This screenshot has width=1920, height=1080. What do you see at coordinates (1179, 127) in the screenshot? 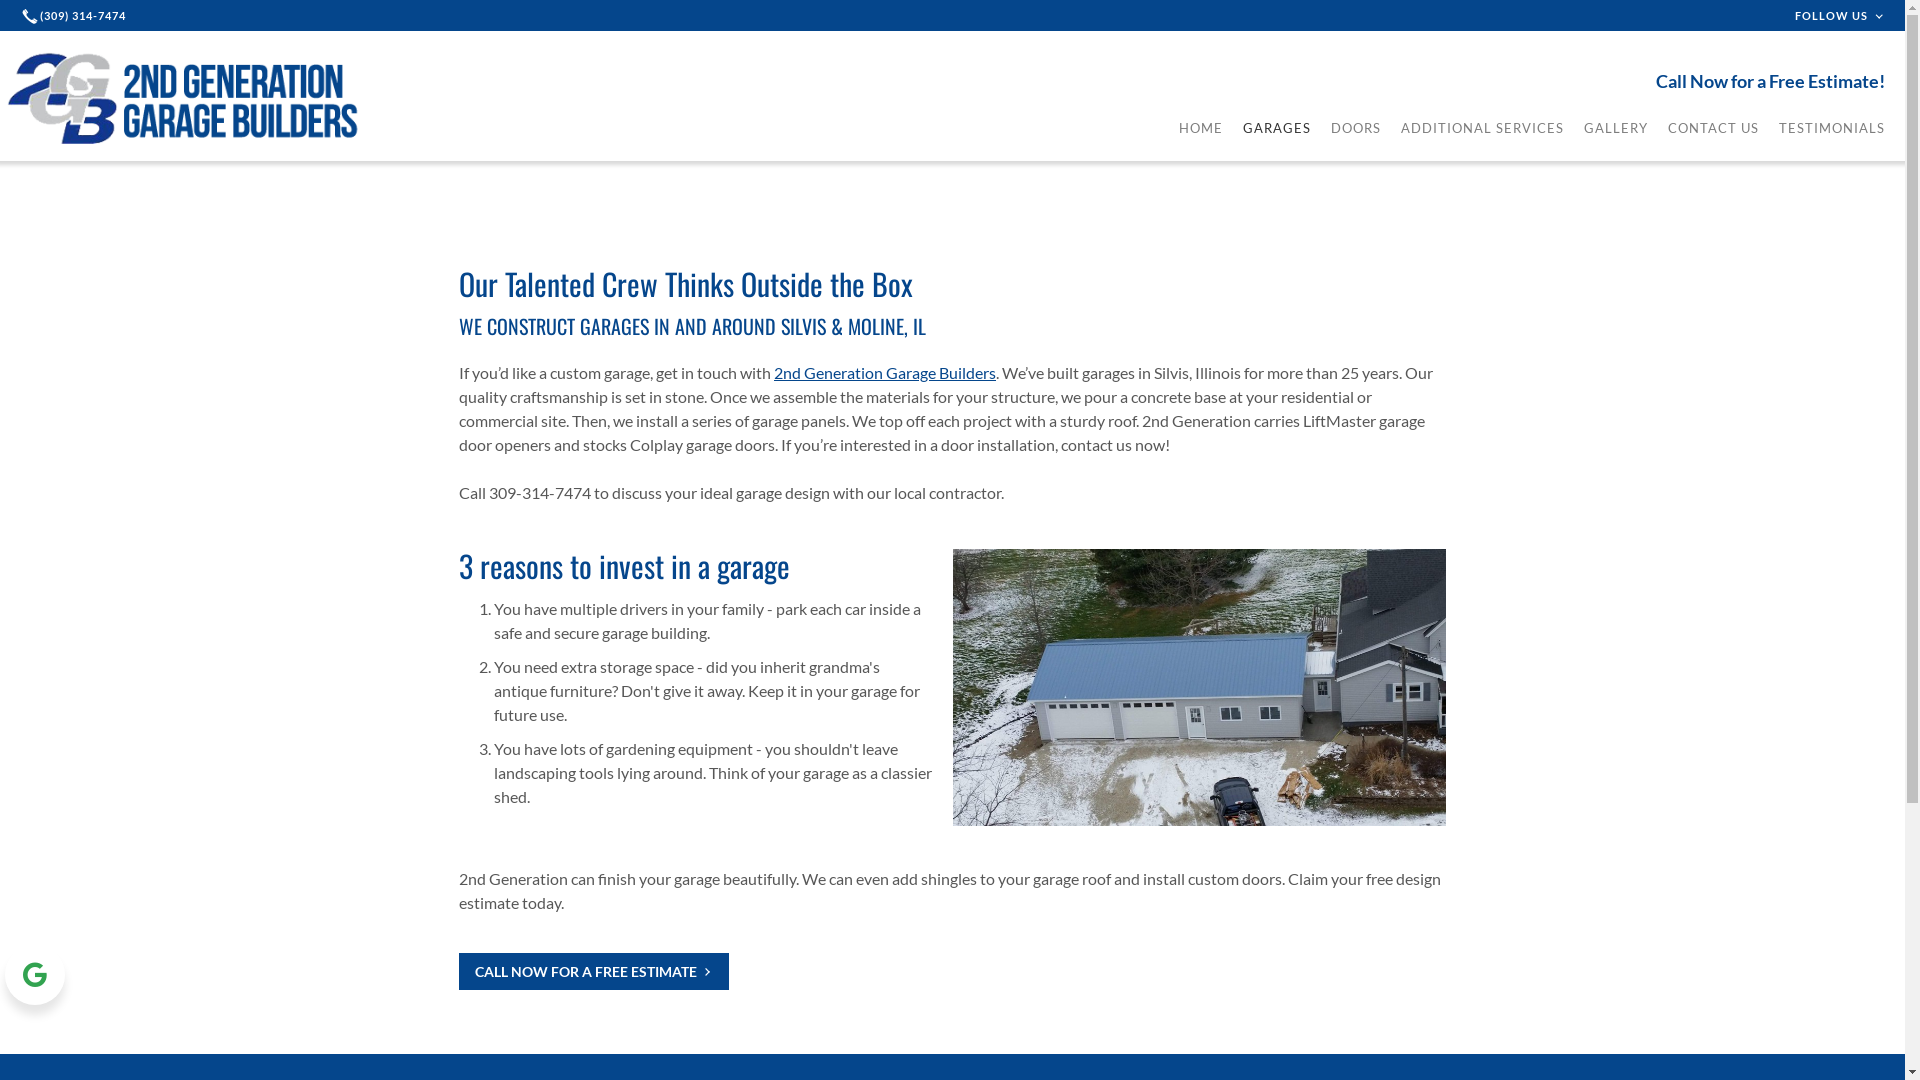
I see `'HOME'` at bounding box center [1179, 127].